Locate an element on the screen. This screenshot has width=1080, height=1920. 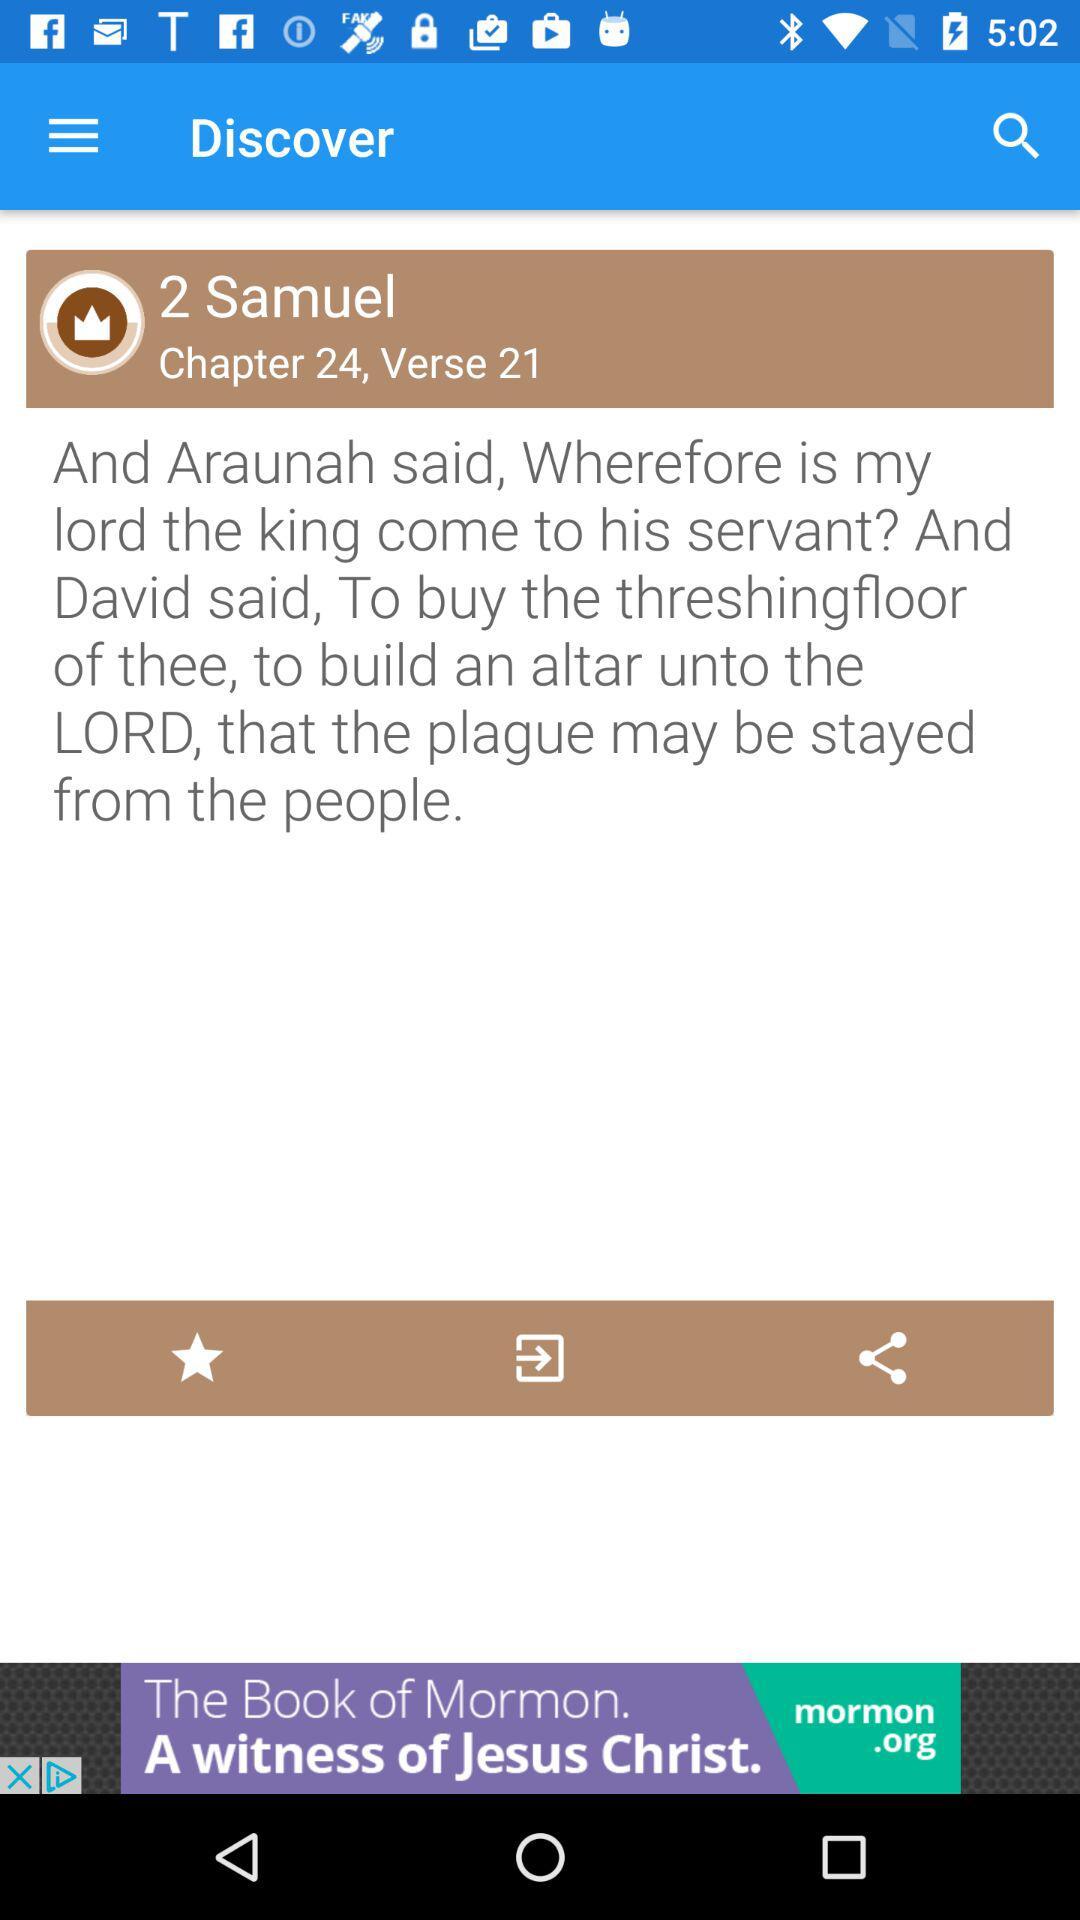
go forward is located at coordinates (538, 1358).